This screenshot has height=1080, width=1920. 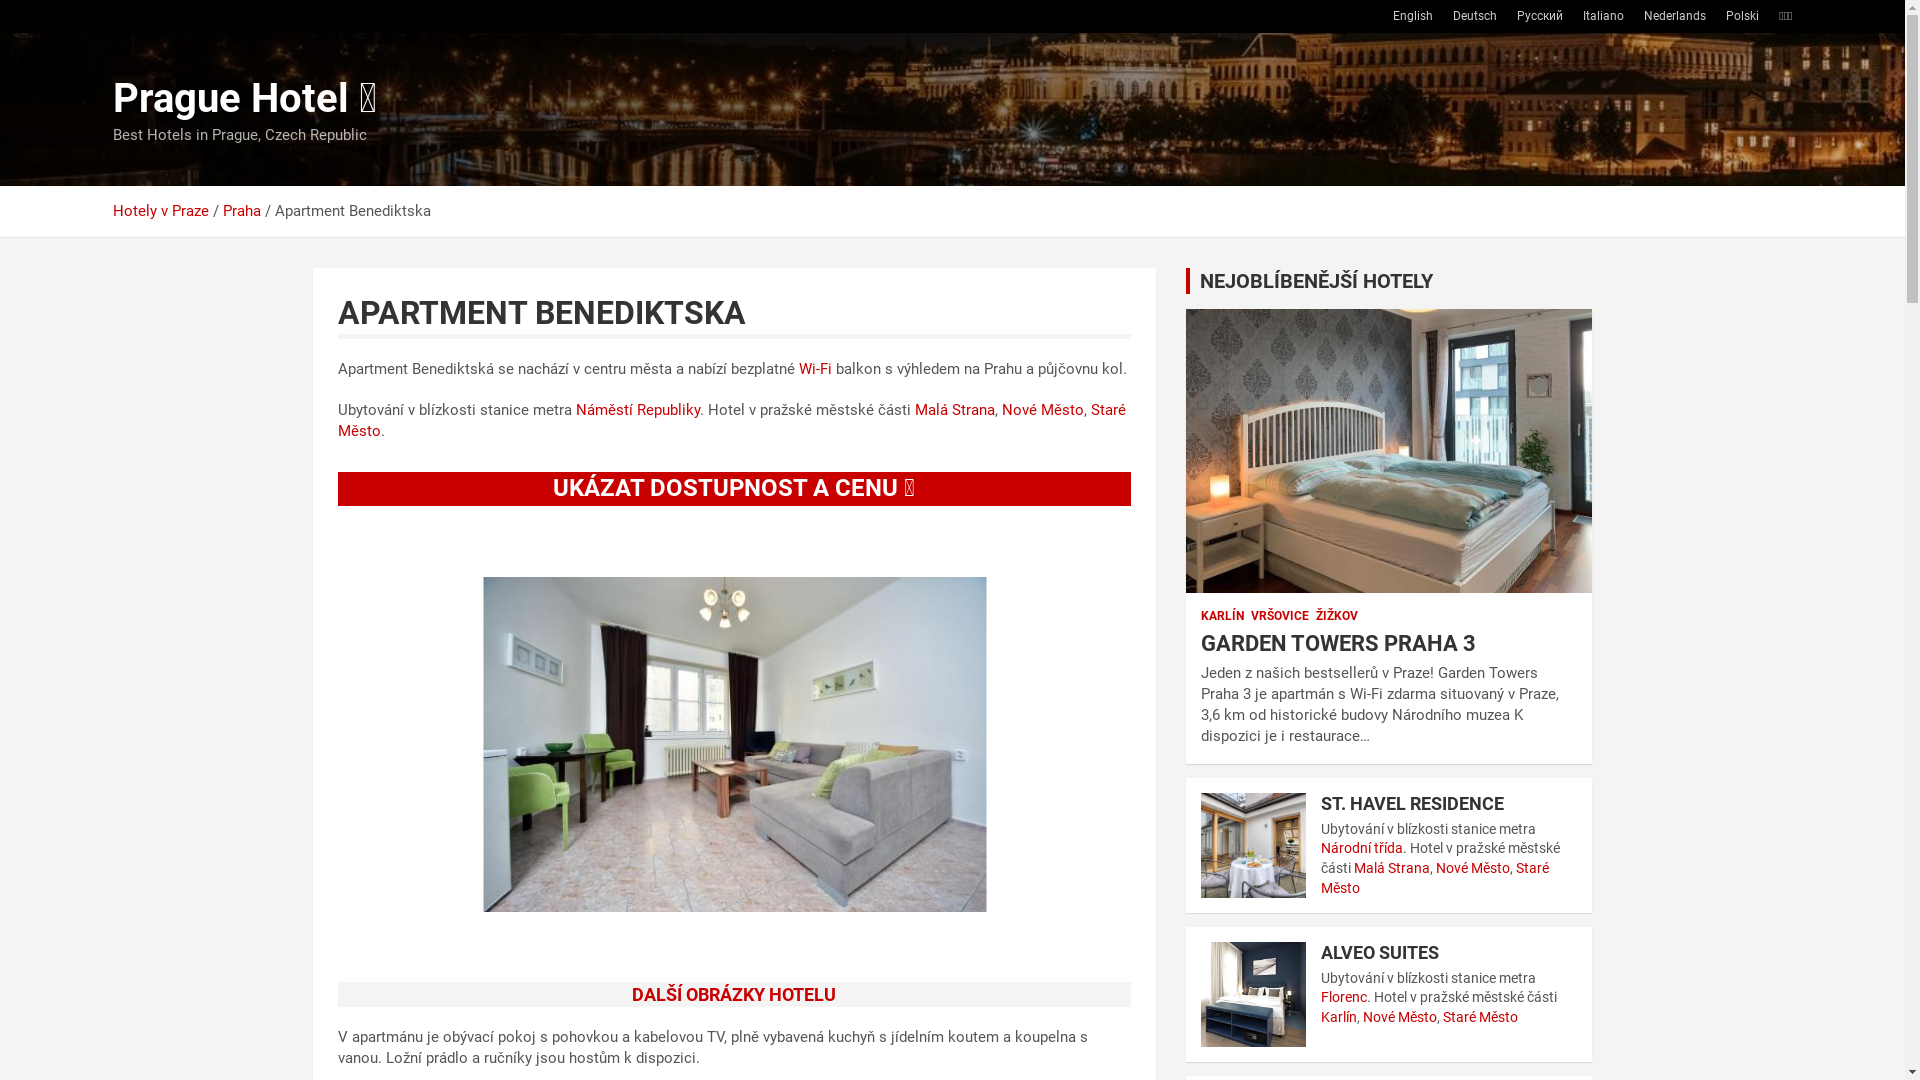 What do you see at coordinates (1582, 16) in the screenshot?
I see `'Italiano'` at bounding box center [1582, 16].